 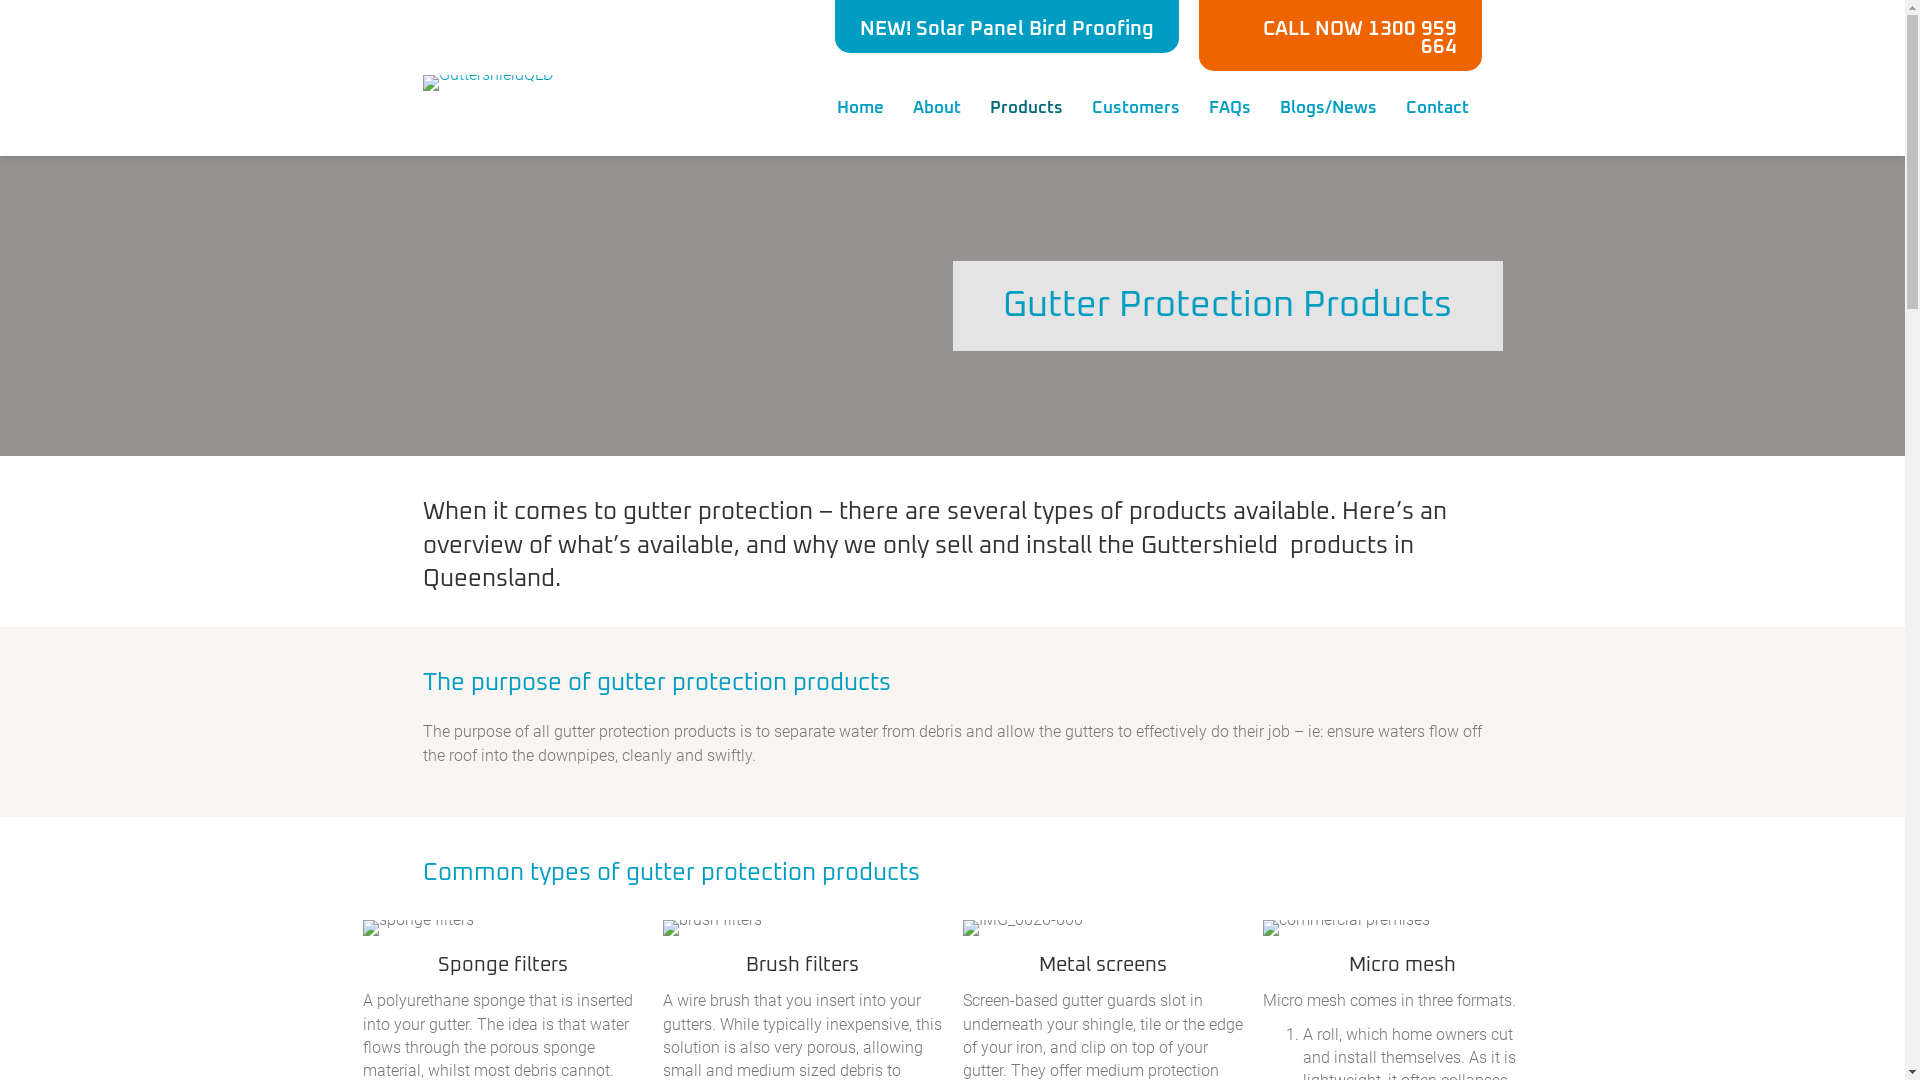 I want to click on 'About', so click(x=935, y=108).